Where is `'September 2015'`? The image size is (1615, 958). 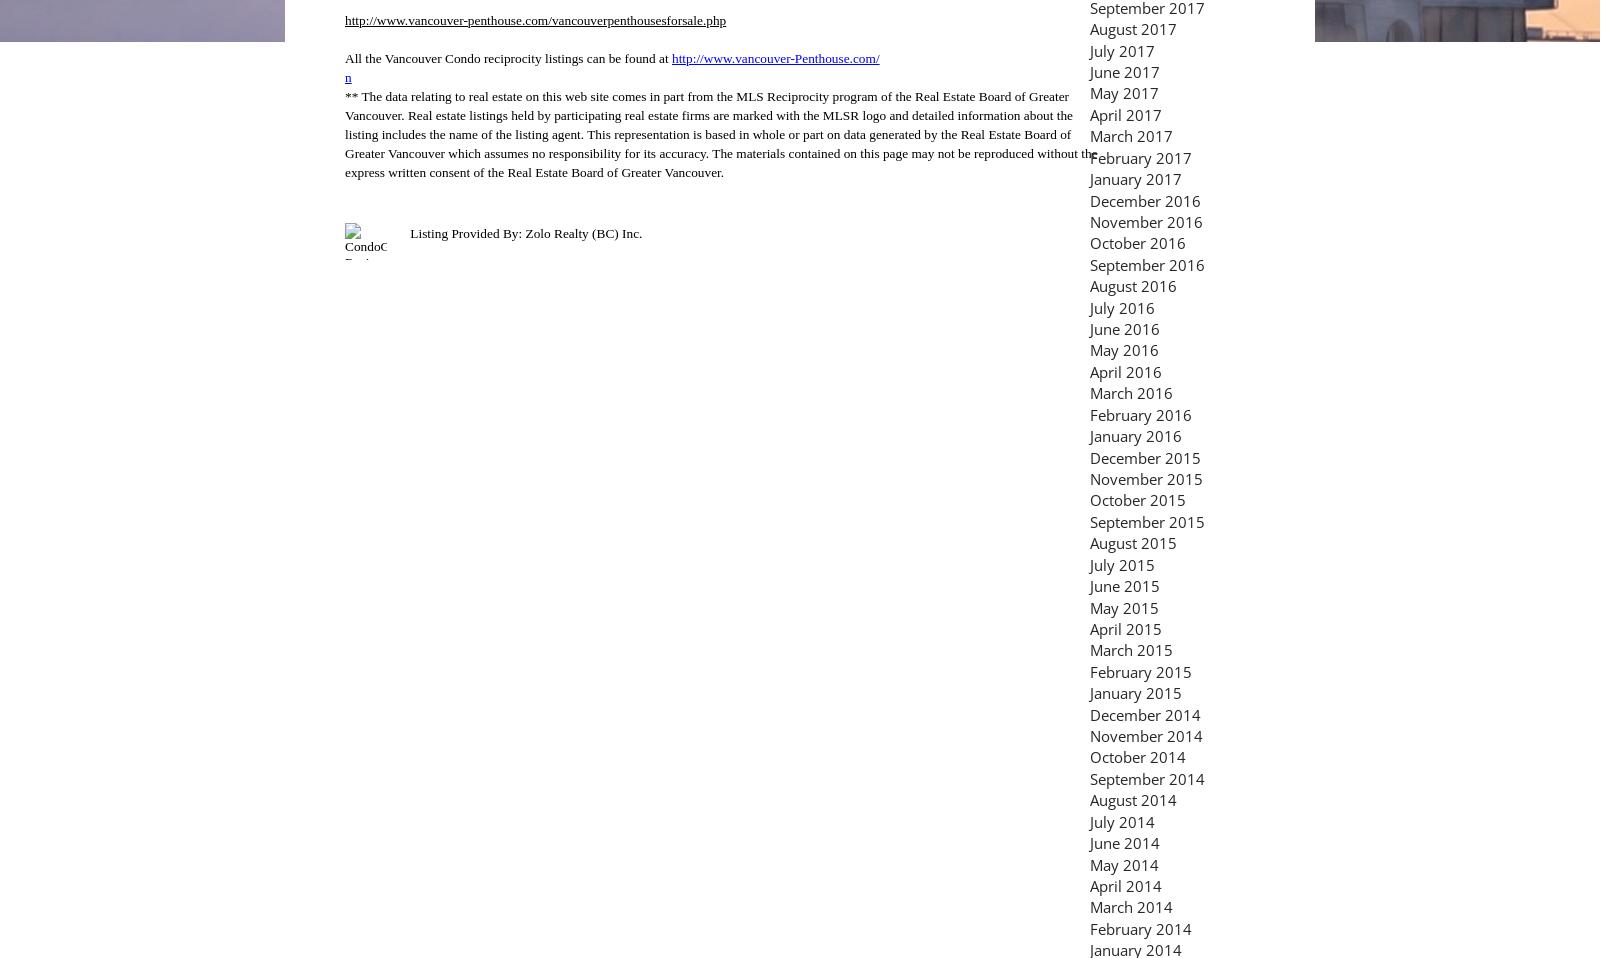 'September 2015' is located at coordinates (1089, 519).